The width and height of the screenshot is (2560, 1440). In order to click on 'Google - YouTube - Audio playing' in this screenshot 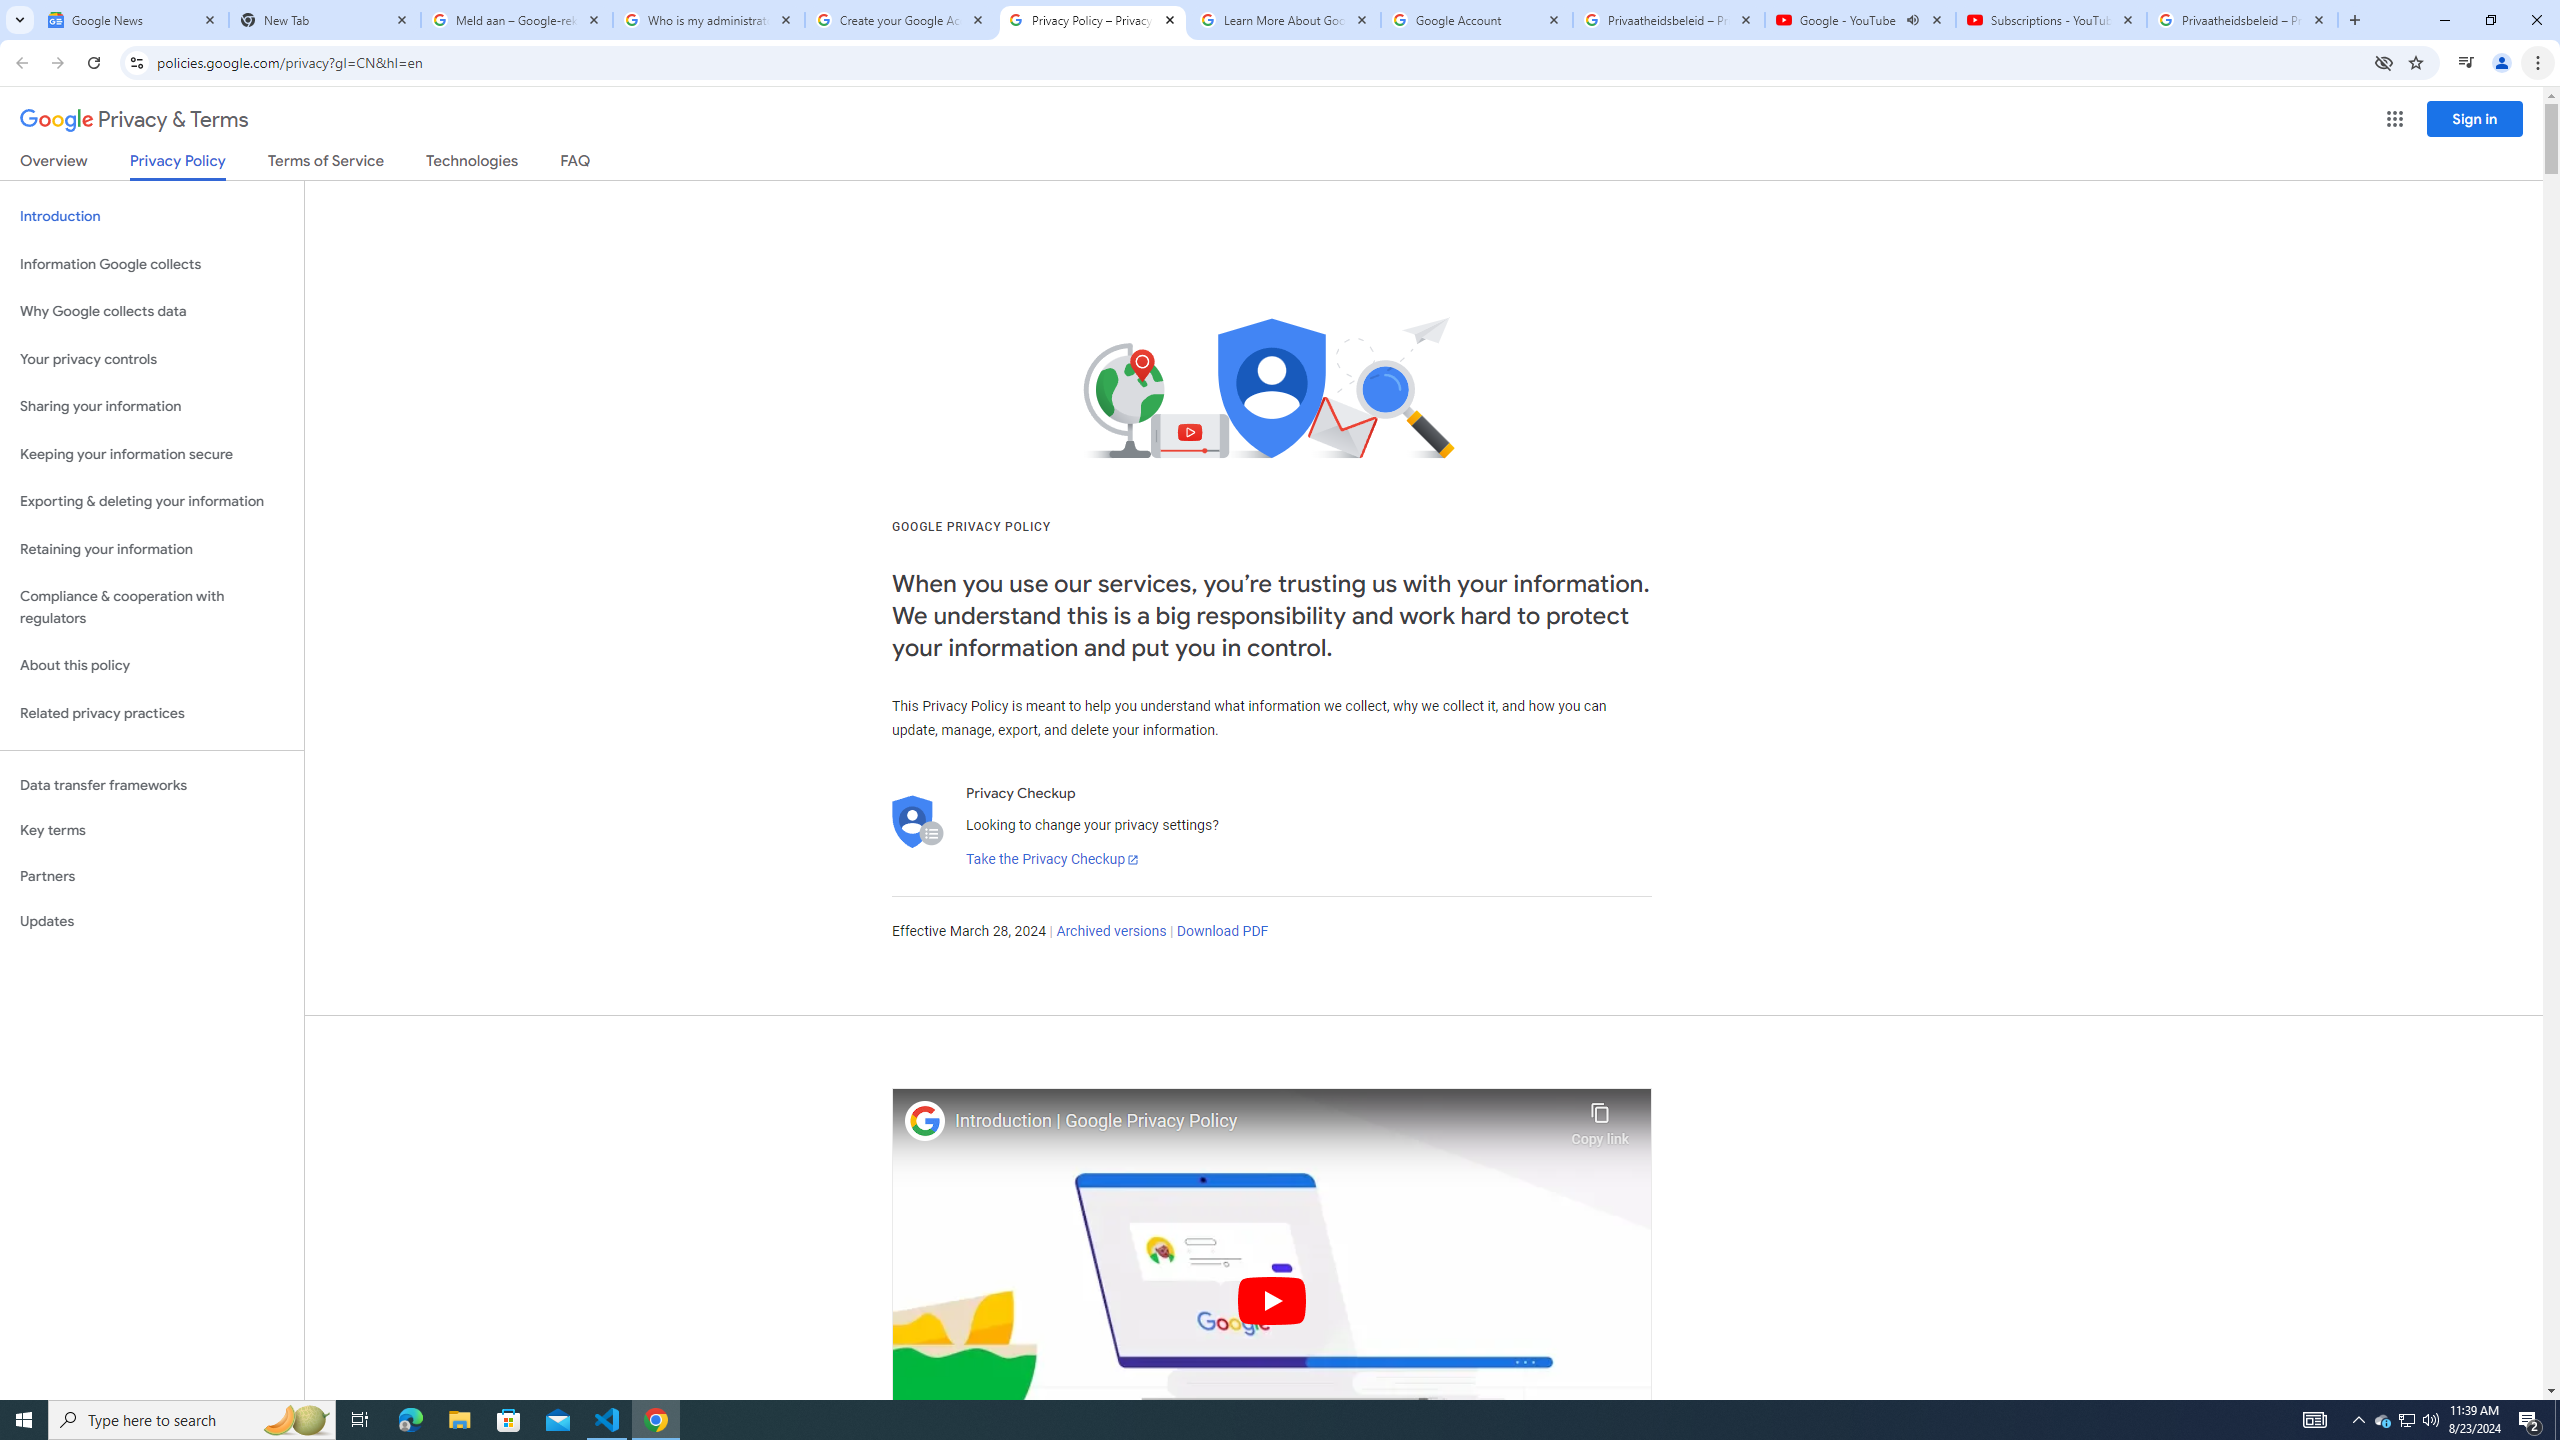, I will do `click(1860, 19)`.